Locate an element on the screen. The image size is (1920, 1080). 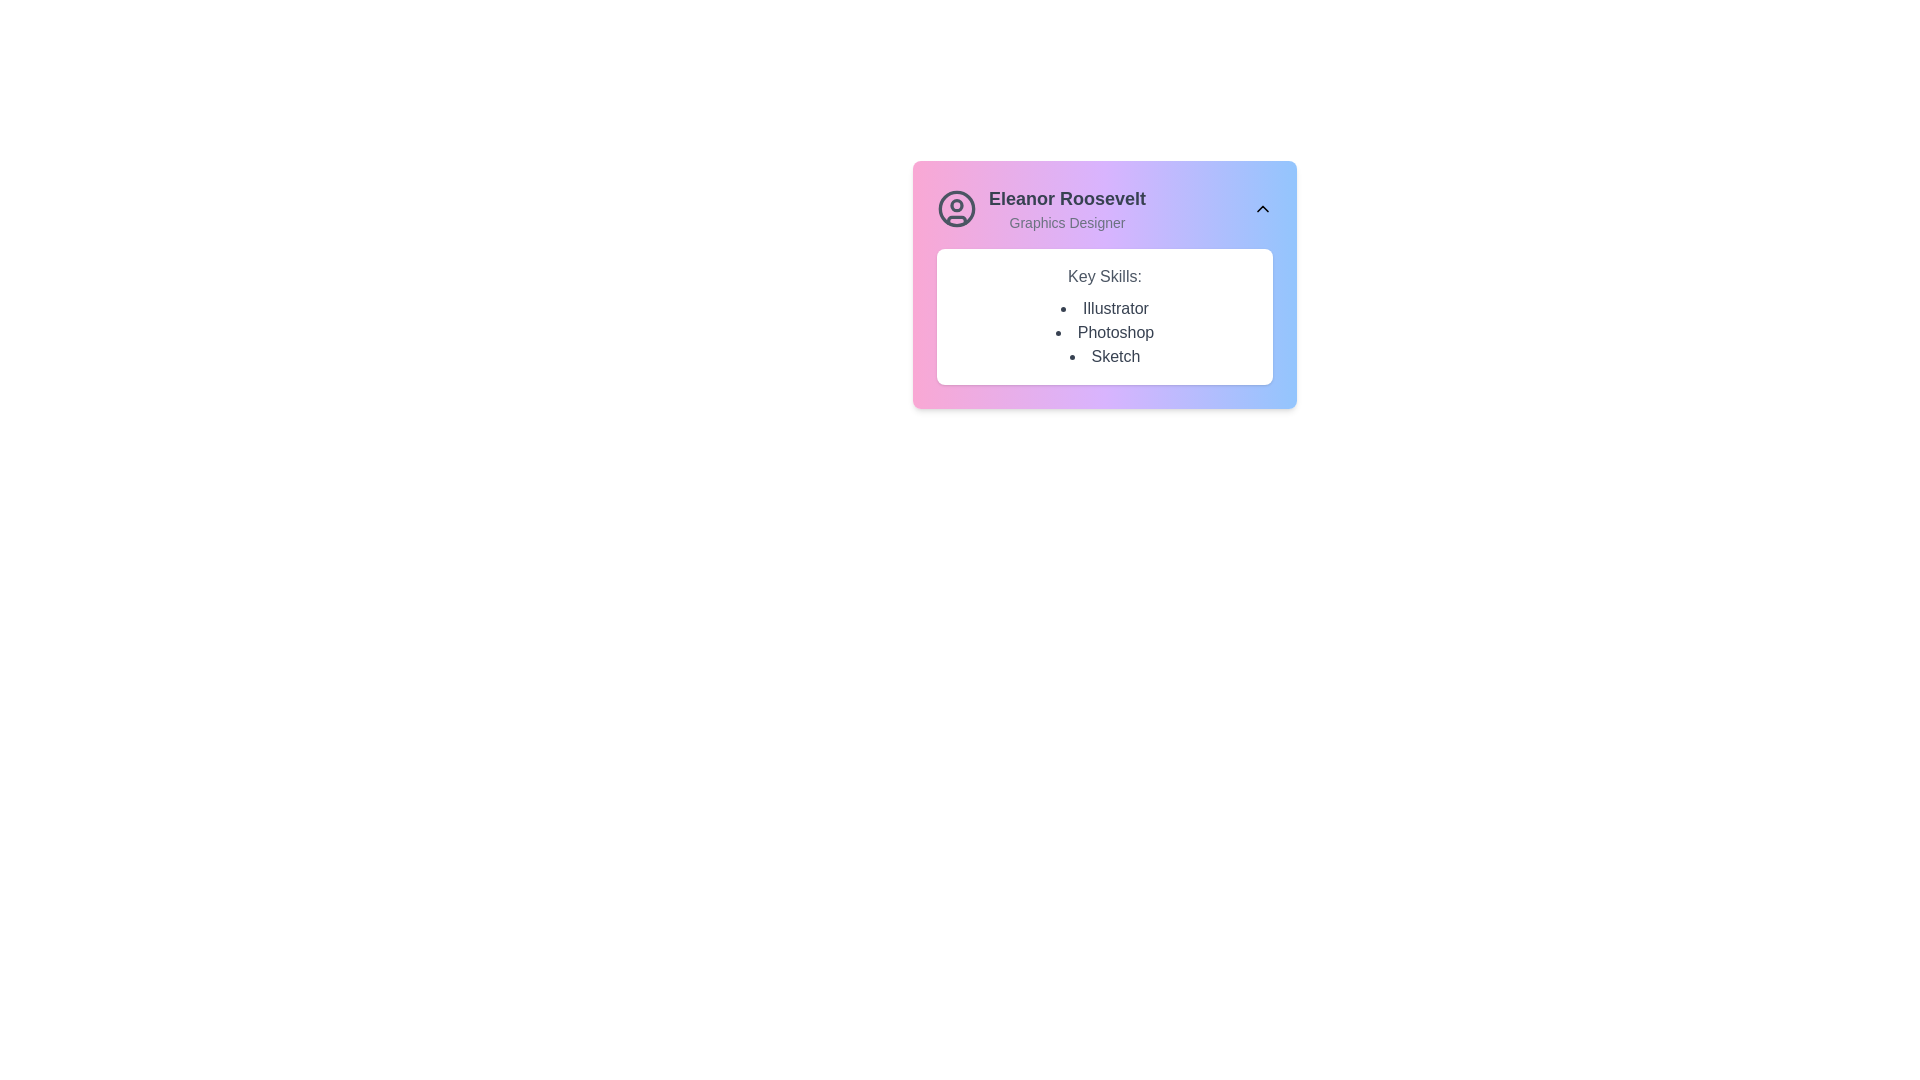
the bulleted list containing 'Illustrator', 'Photoshop', and 'Sketch' which is located under the heading 'Key Skills:' in a white rounded box is located at coordinates (1103, 331).